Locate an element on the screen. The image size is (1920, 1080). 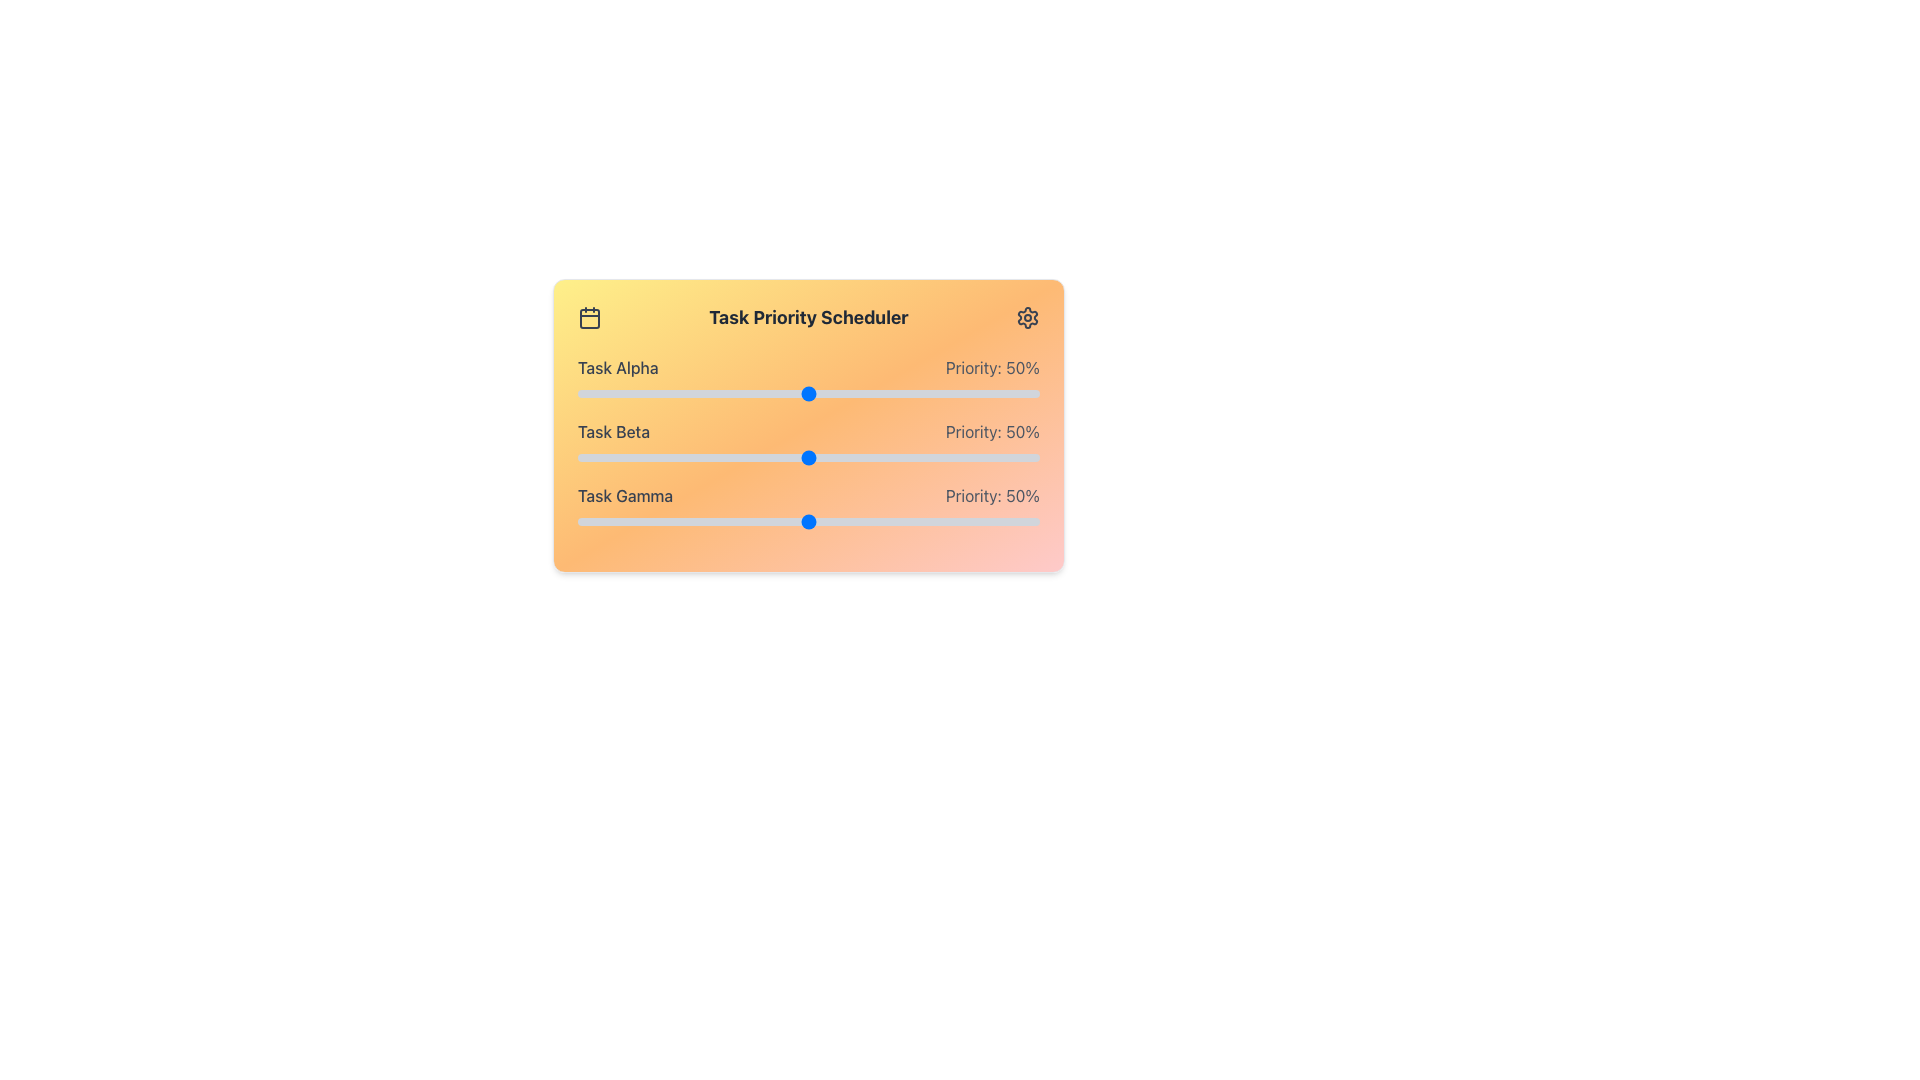
the Informational label displaying 'Task Gamma' and 'Priority: 50%' which is located under 'Task Beta' and above a slider component is located at coordinates (809, 495).